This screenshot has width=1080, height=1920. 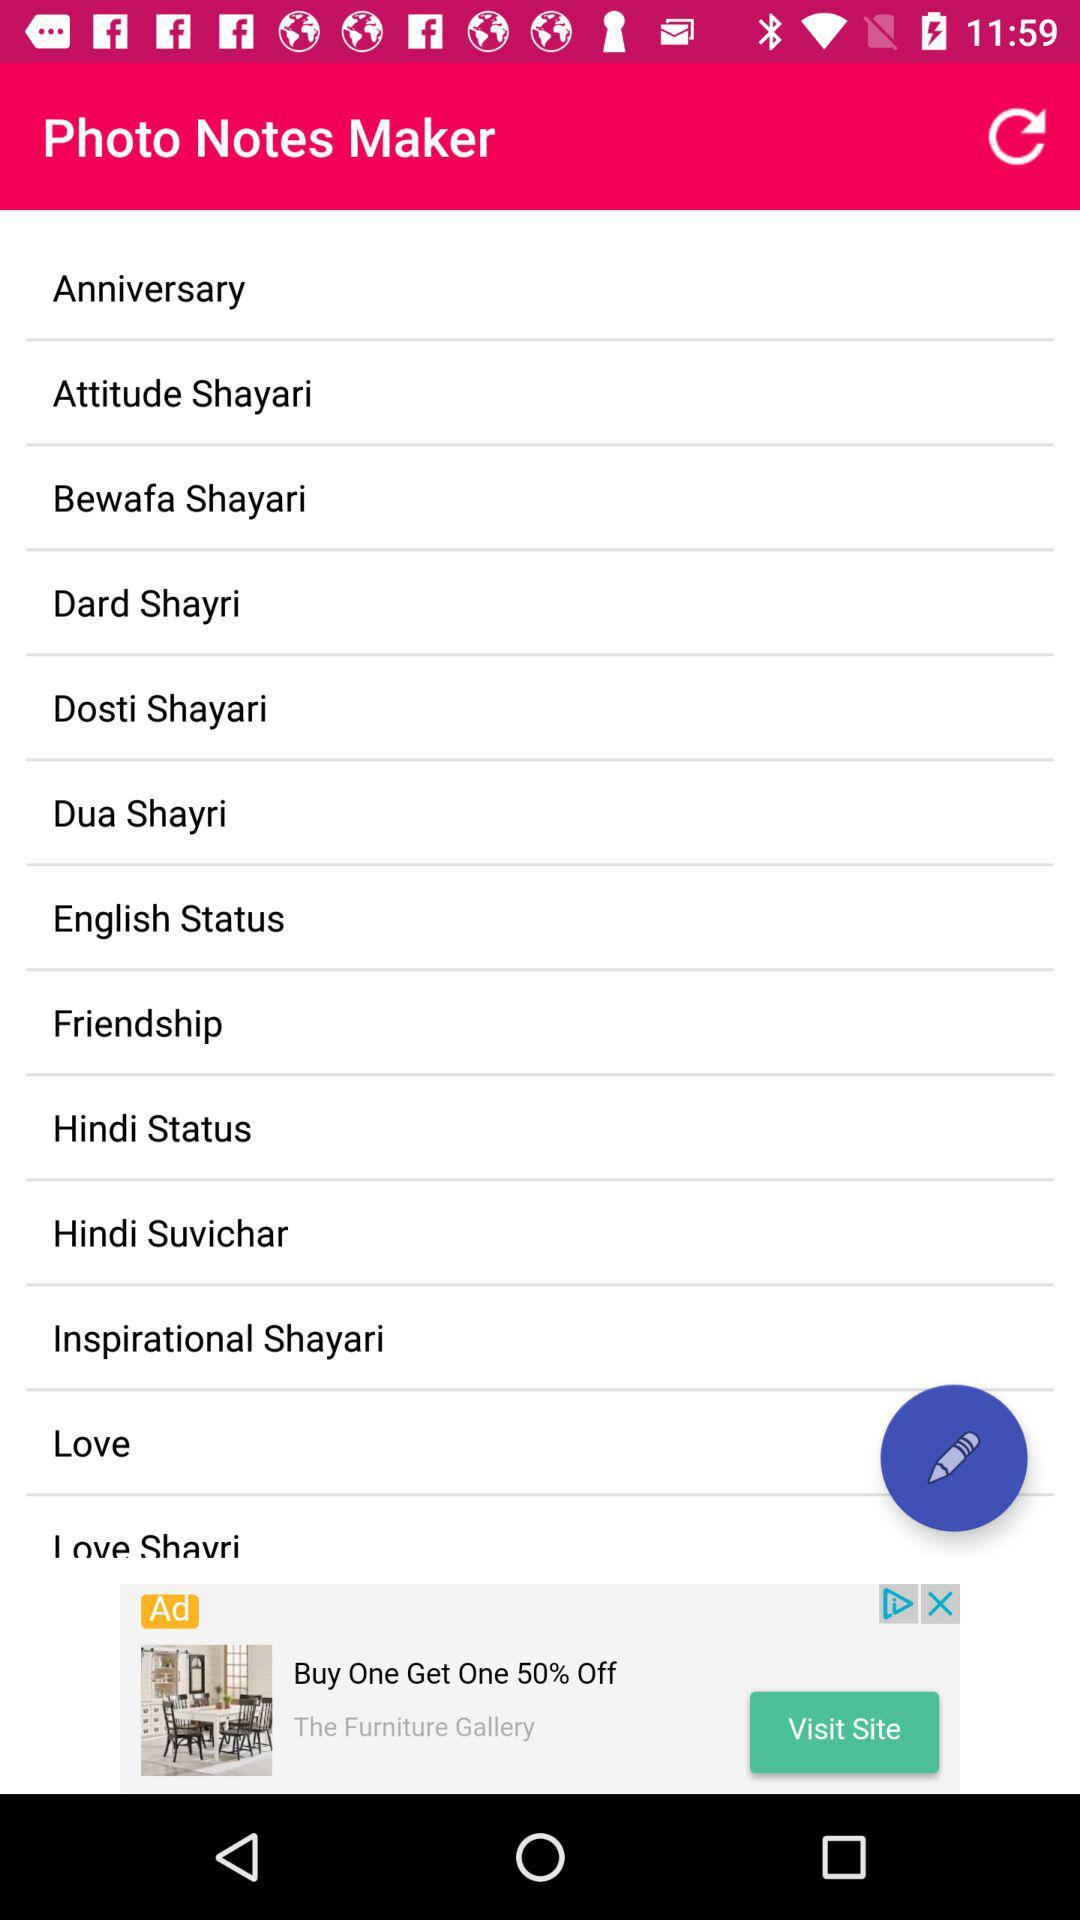 I want to click on advertisement button, so click(x=540, y=1688).